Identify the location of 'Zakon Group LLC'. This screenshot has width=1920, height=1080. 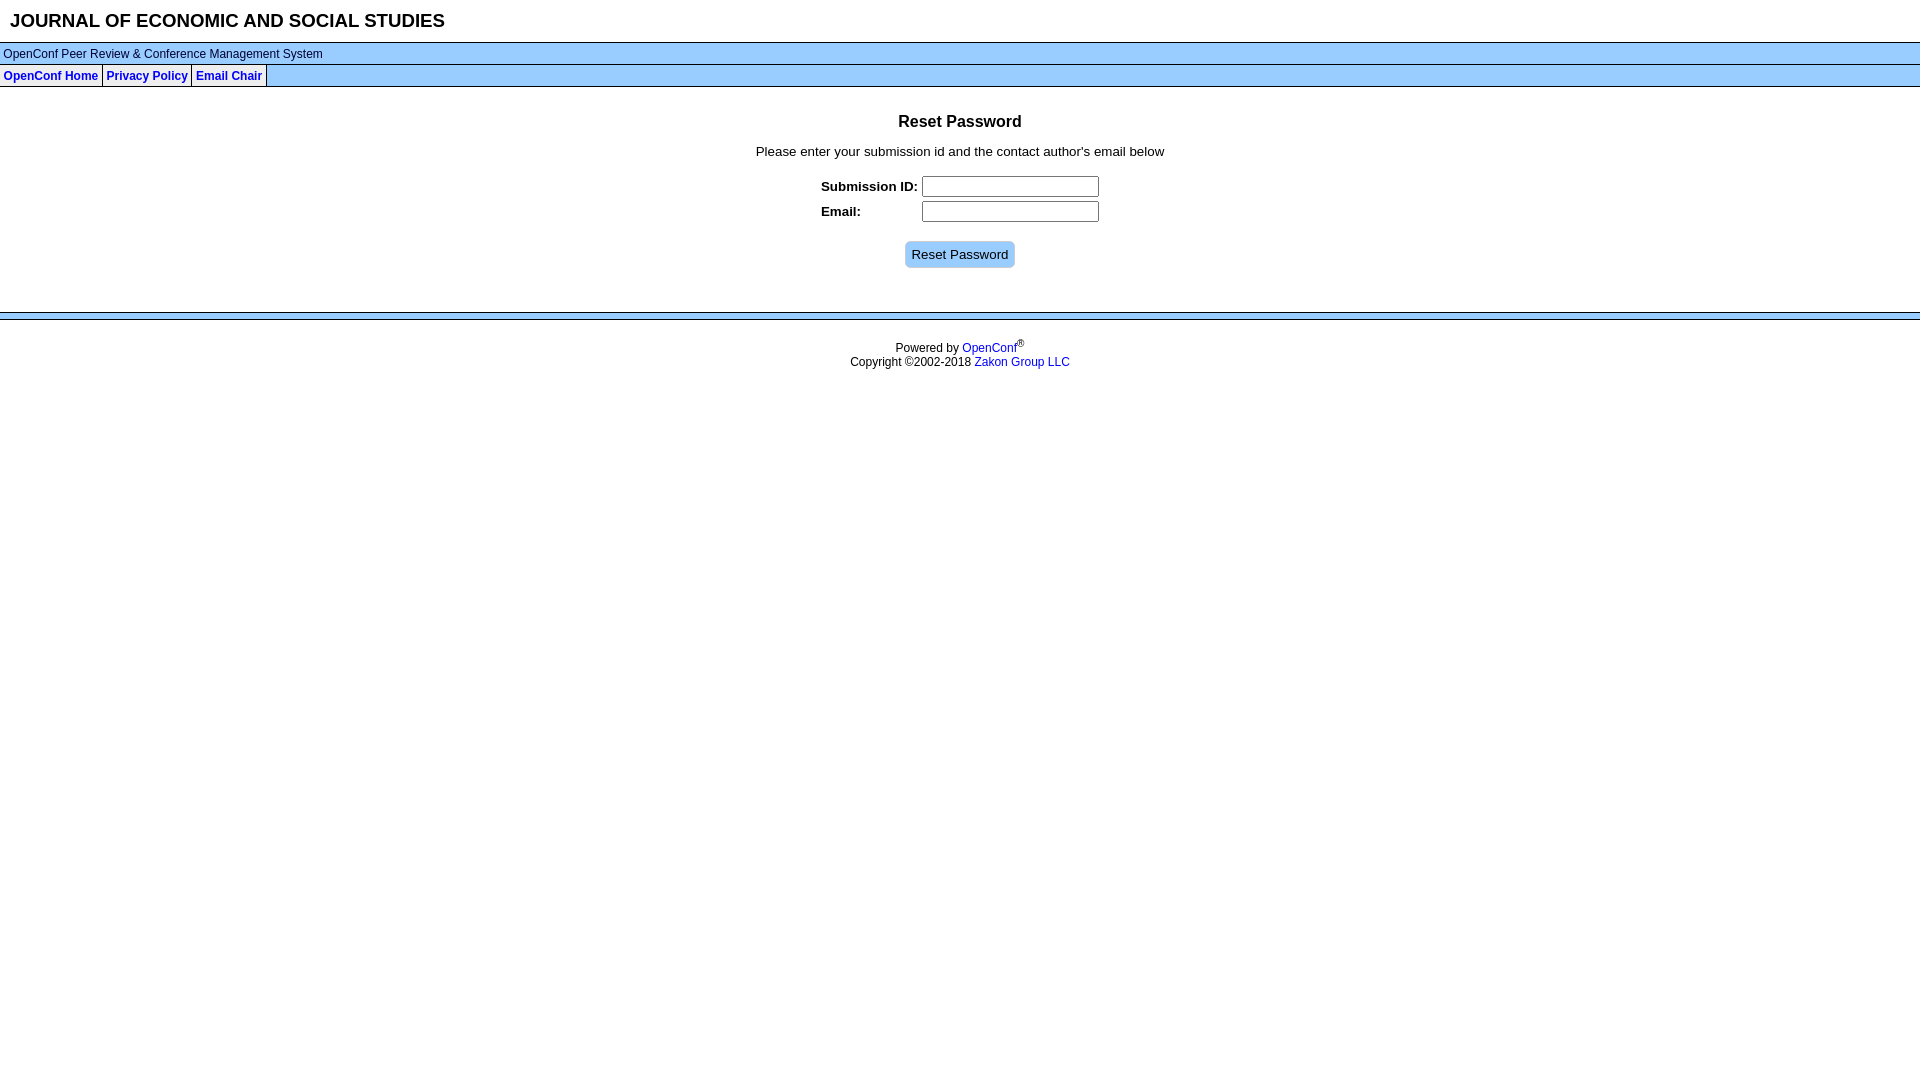
(1021, 362).